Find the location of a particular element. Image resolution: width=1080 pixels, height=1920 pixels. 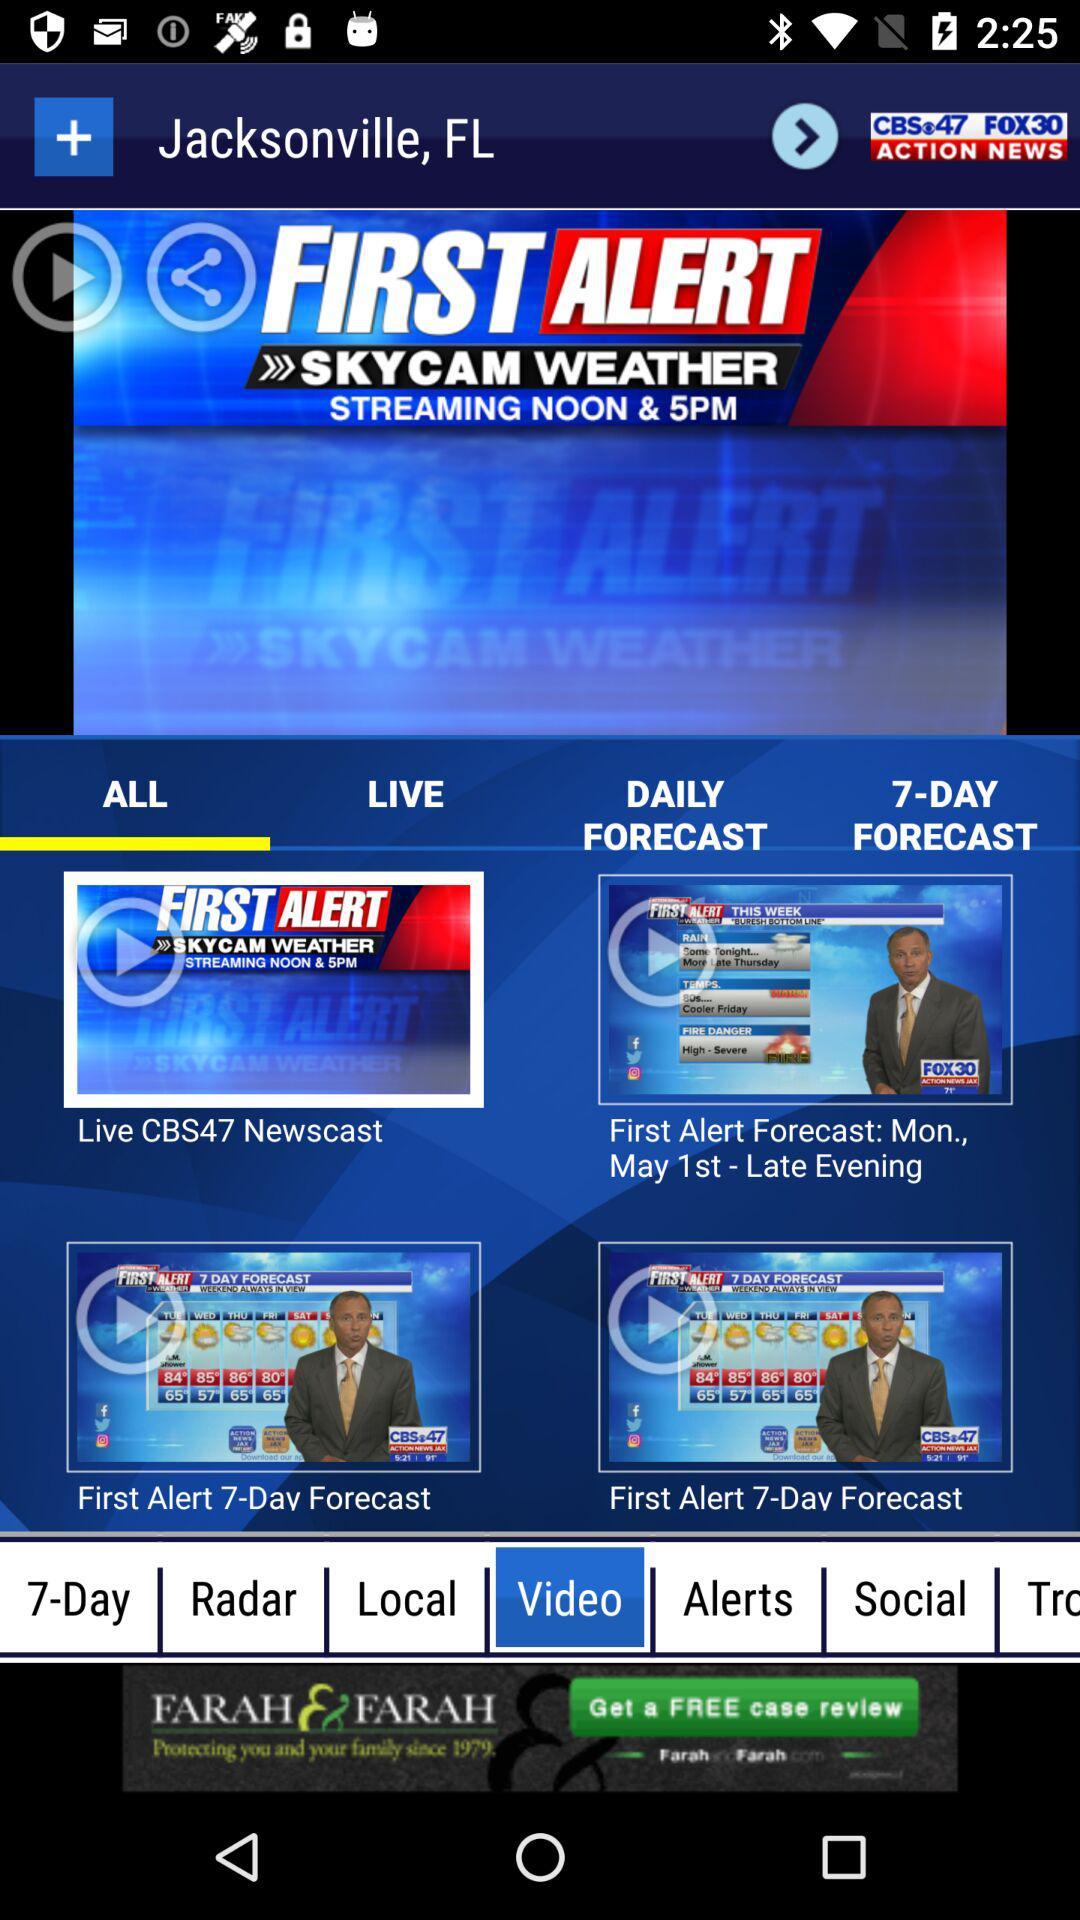

homepage is located at coordinates (967, 135).